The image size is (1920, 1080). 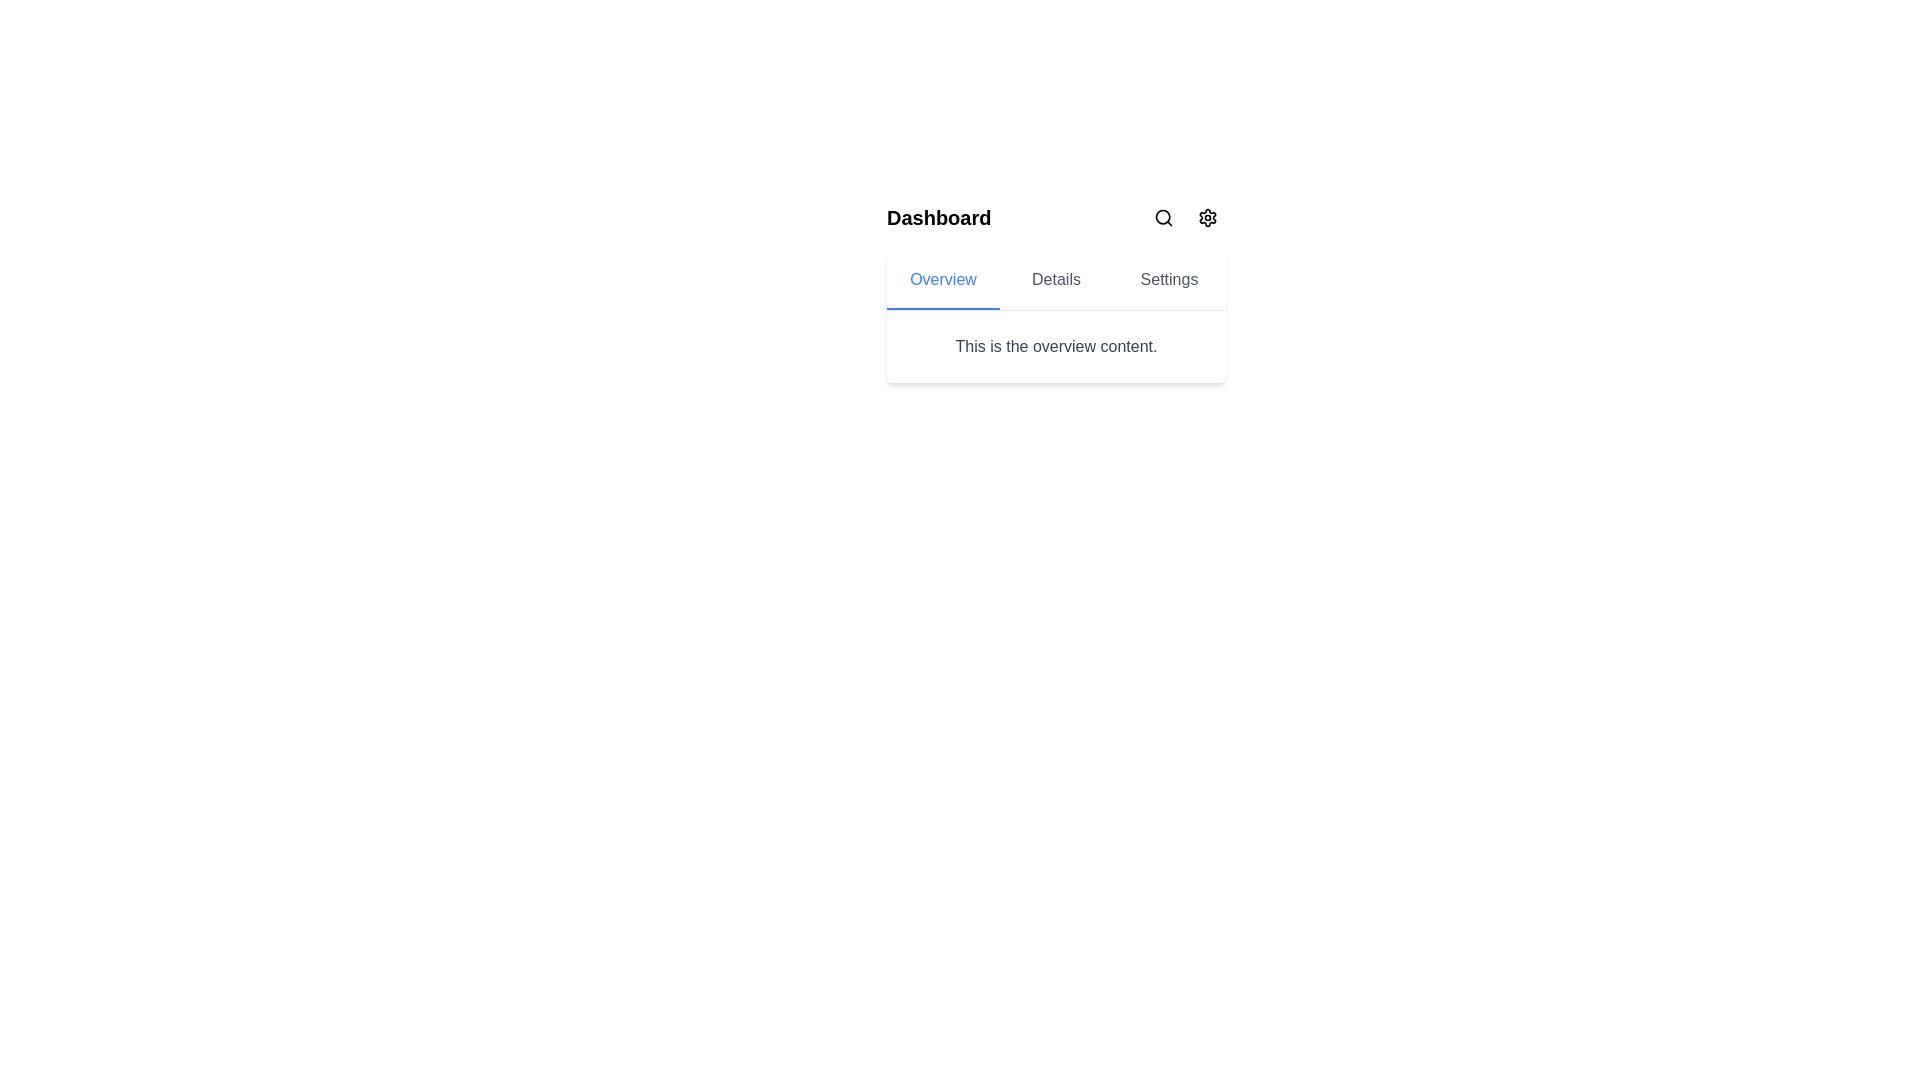 What do you see at coordinates (1207, 218) in the screenshot?
I see `the settings icon located at the top-right corner of the interface, adjacent to the search icon` at bounding box center [1207, 218].